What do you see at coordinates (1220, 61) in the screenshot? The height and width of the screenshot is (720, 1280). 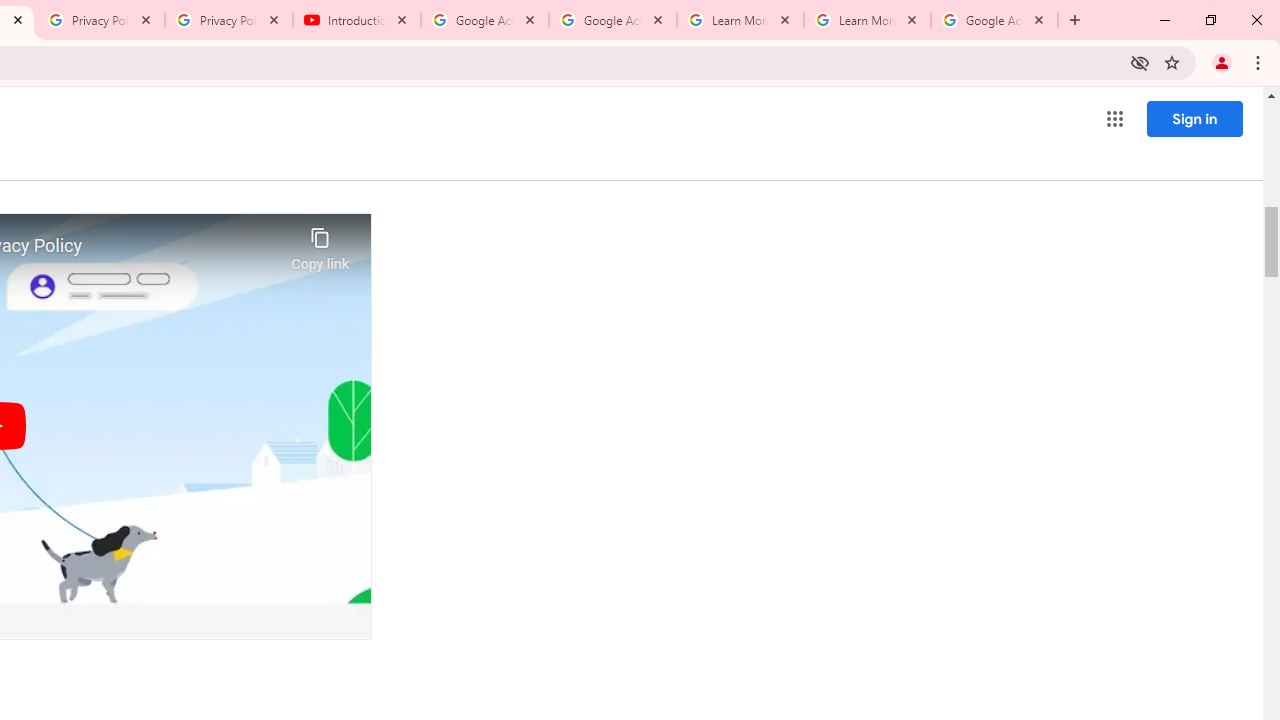 I see `'You'` at bounding box center [1220, 61].